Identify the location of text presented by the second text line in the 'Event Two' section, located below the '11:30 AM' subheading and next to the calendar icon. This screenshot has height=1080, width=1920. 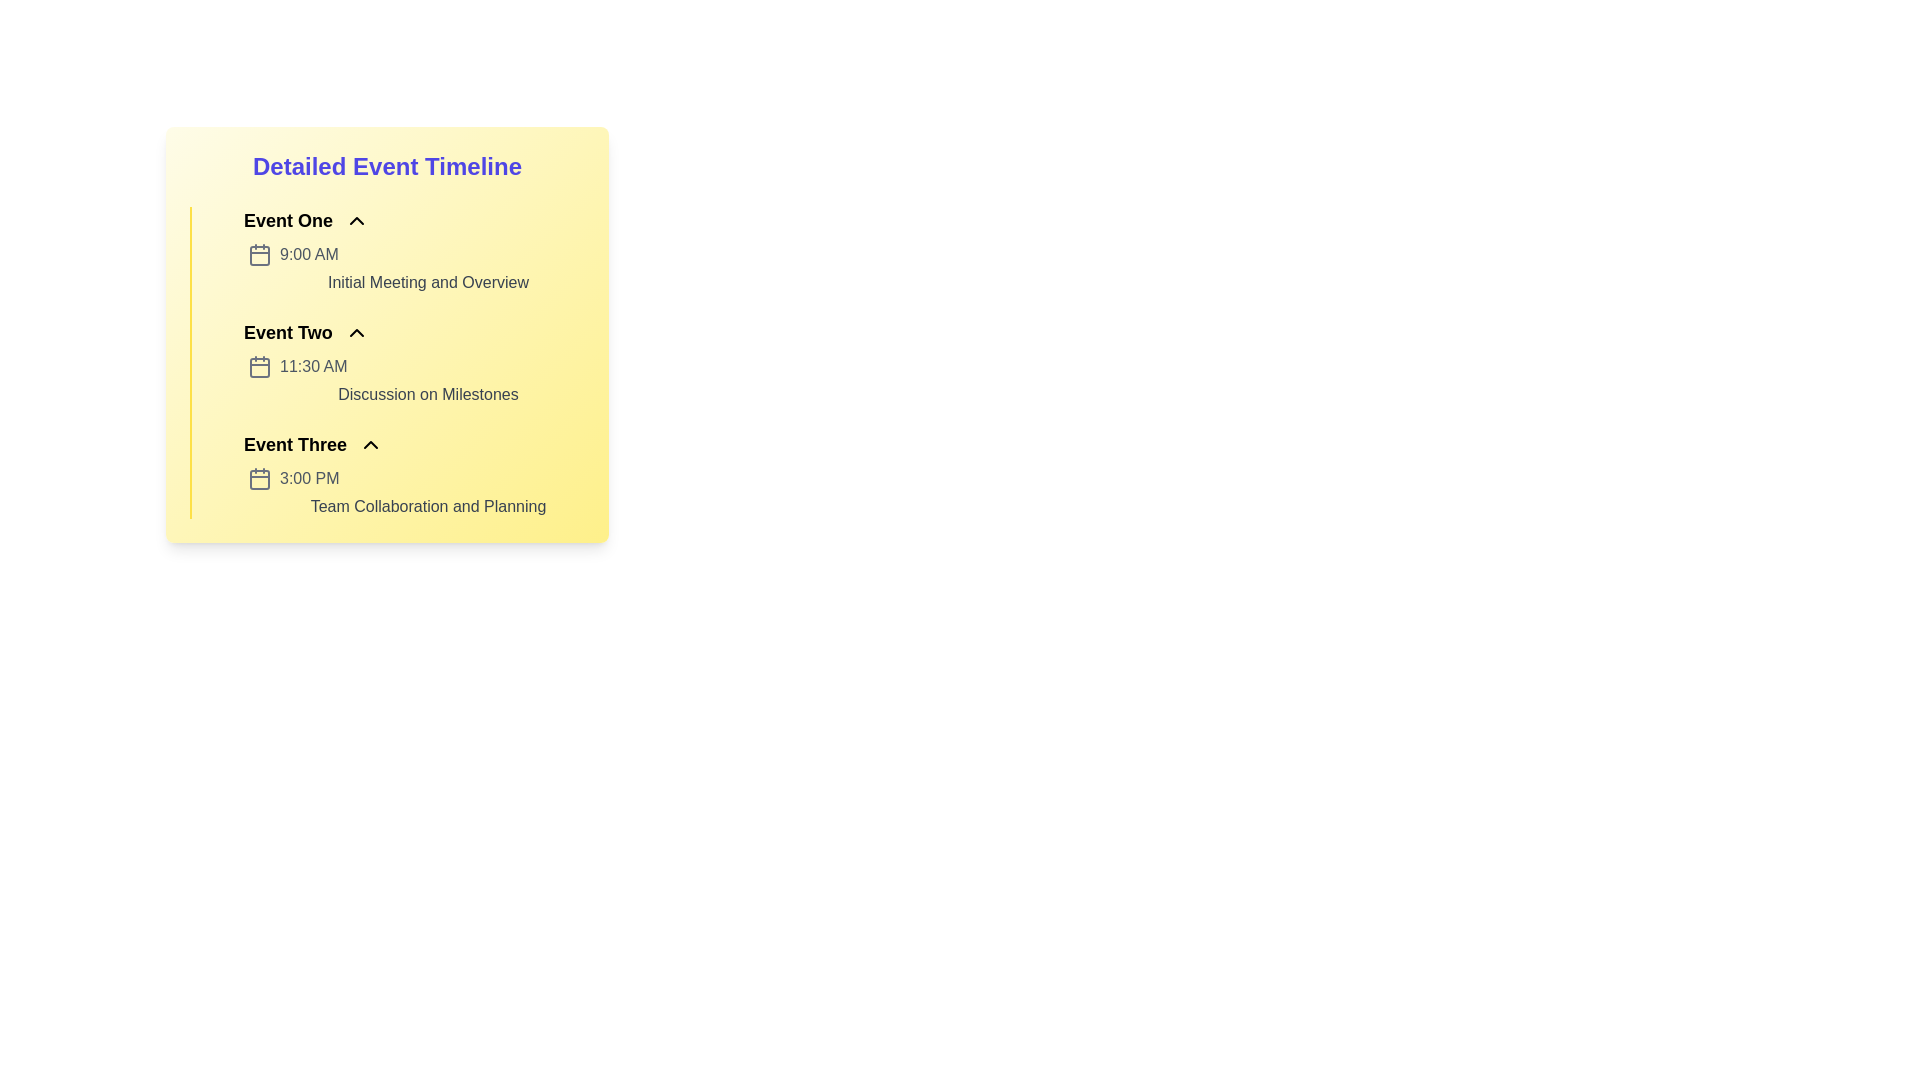
(427, 394).